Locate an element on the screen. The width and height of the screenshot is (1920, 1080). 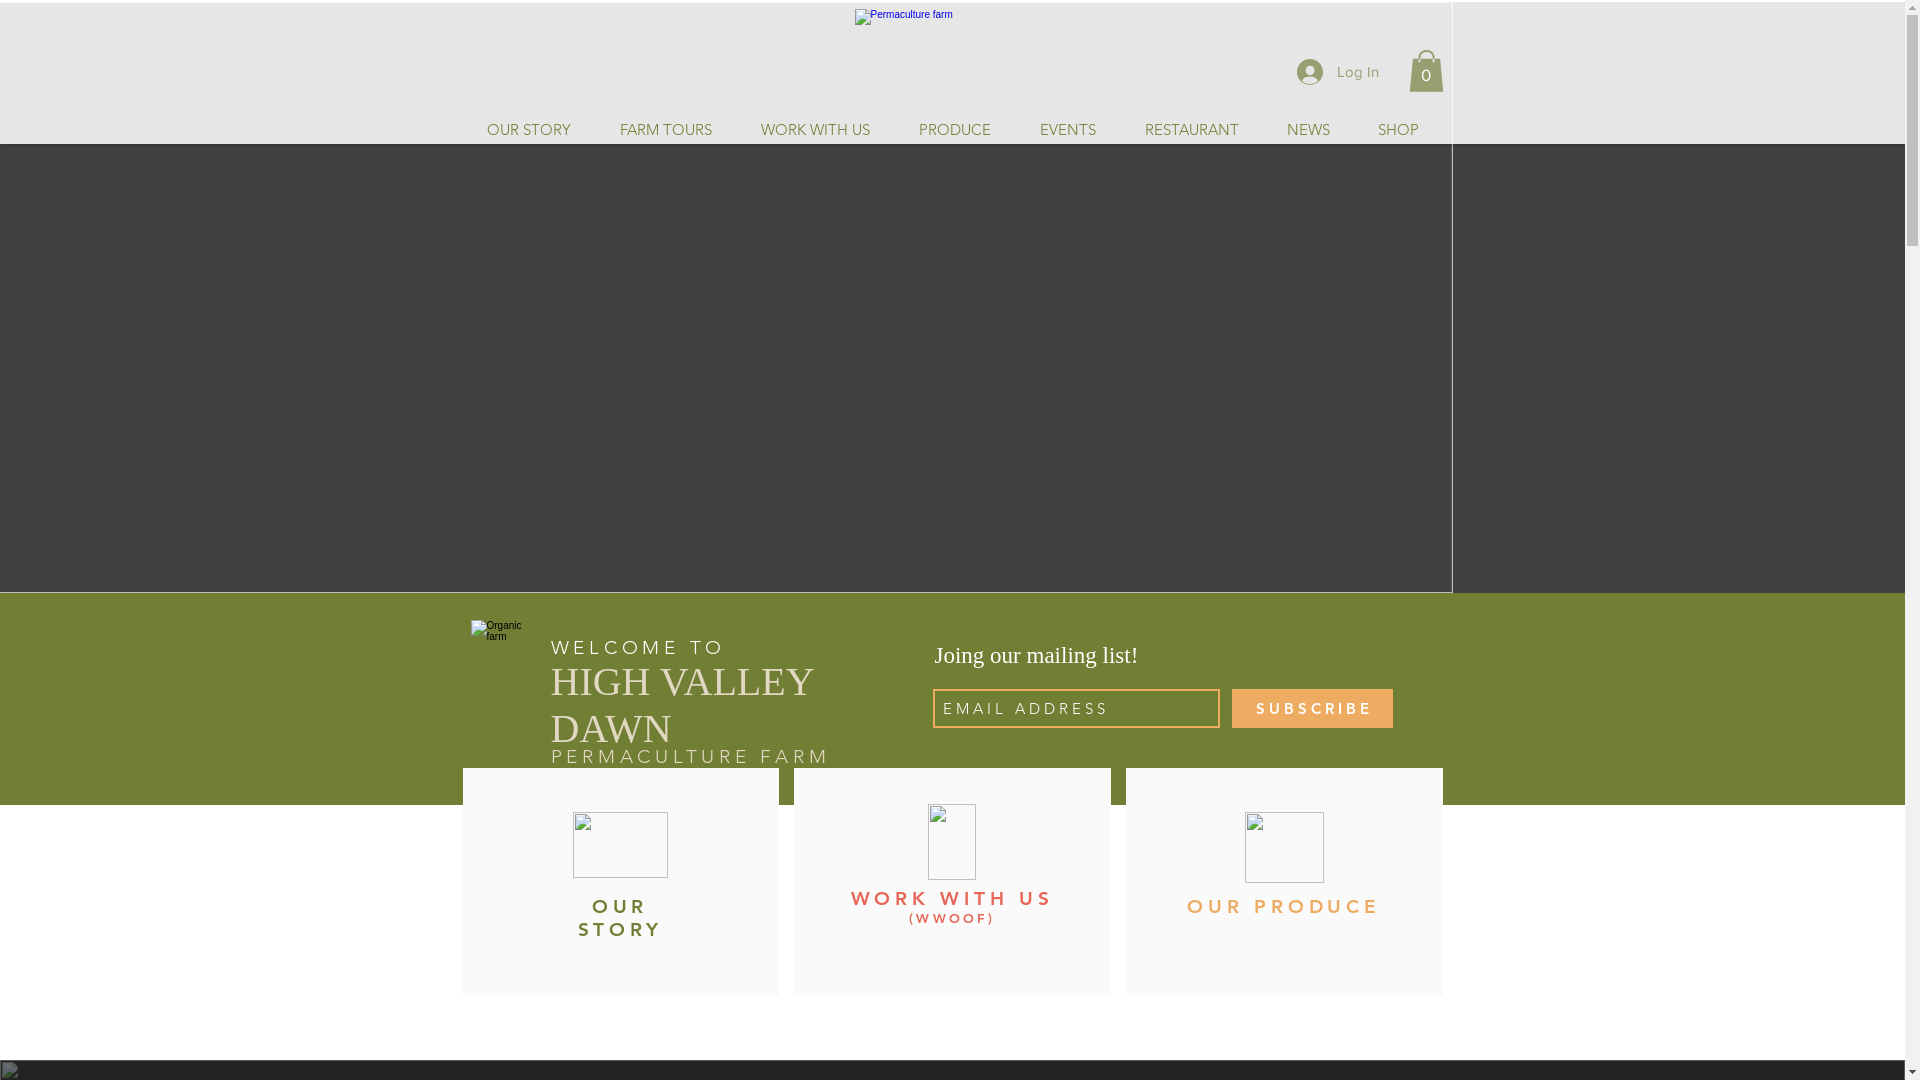
'SHOP' is located at coordinates (1397, 130).